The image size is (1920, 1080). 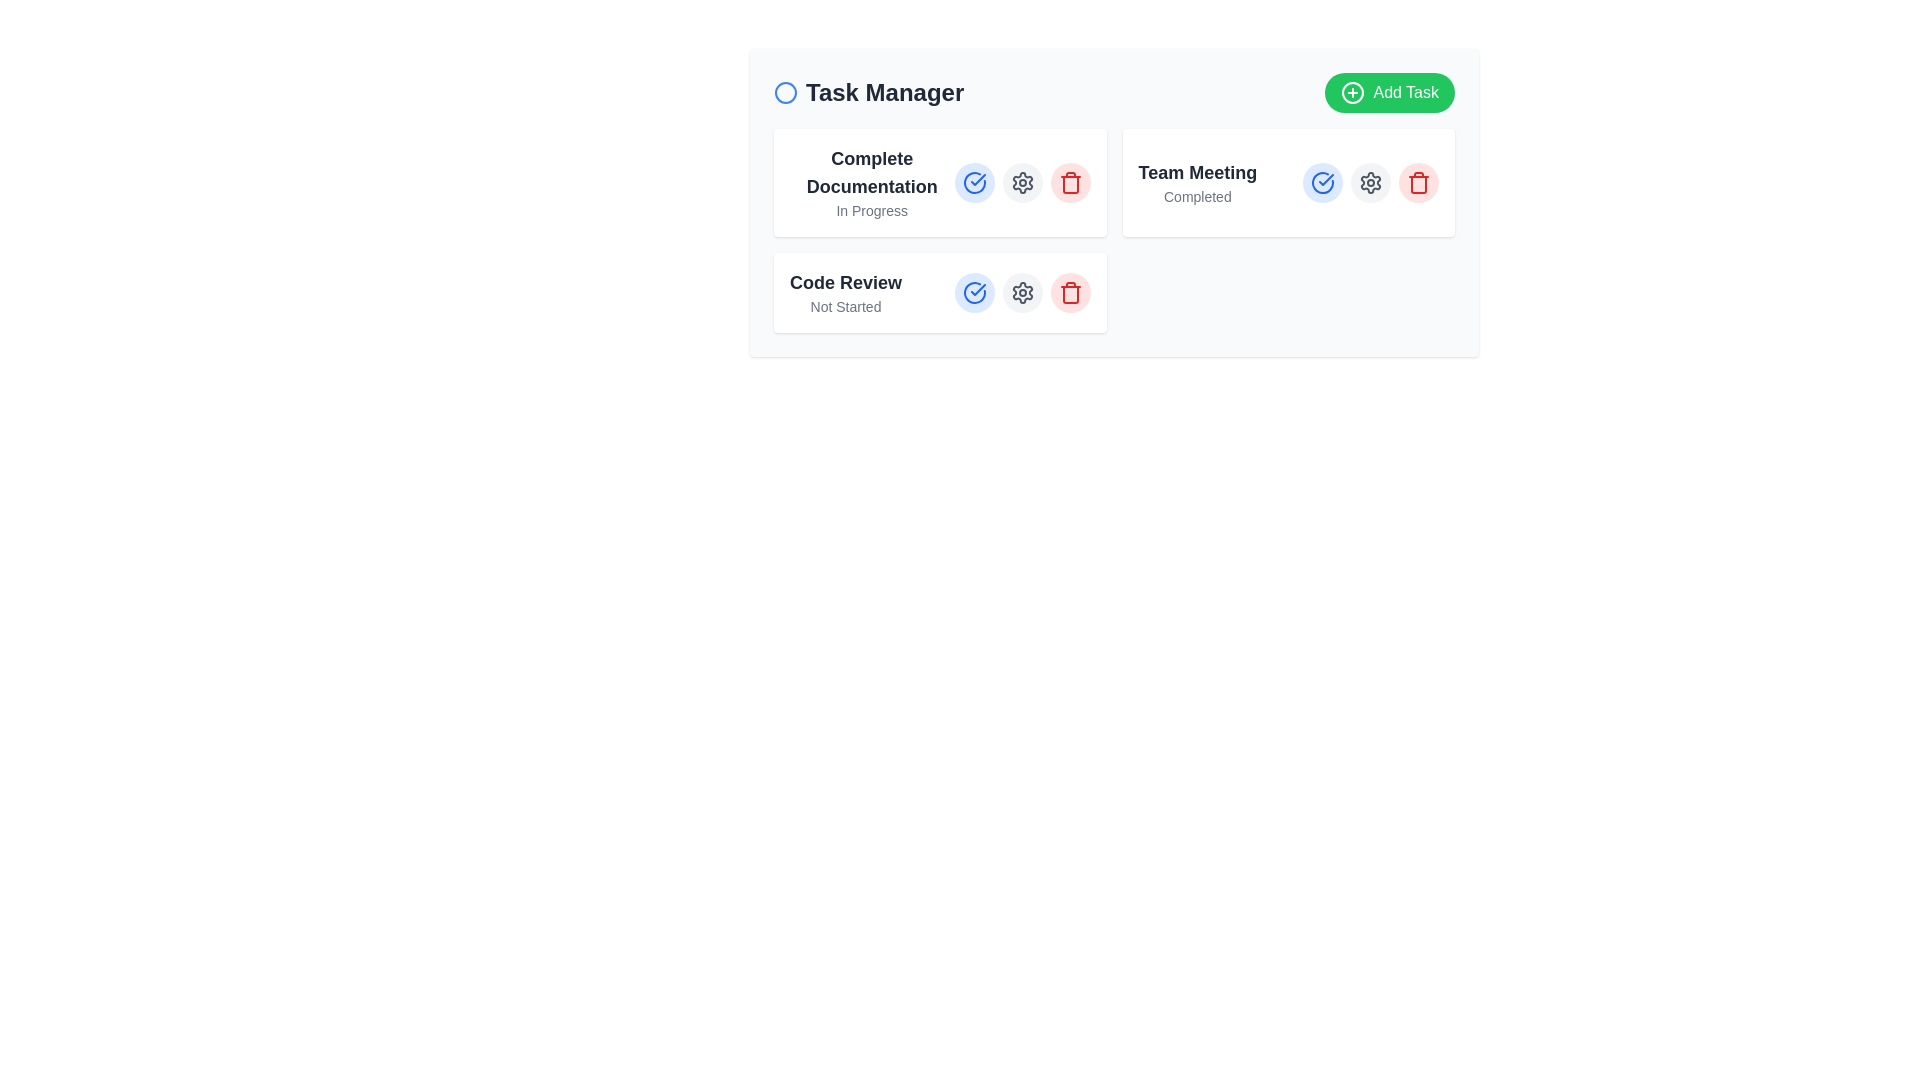 I want to click on the trash icon button outlined in red, located in the second row under 'Code Review', so click(x=1069, y=182).